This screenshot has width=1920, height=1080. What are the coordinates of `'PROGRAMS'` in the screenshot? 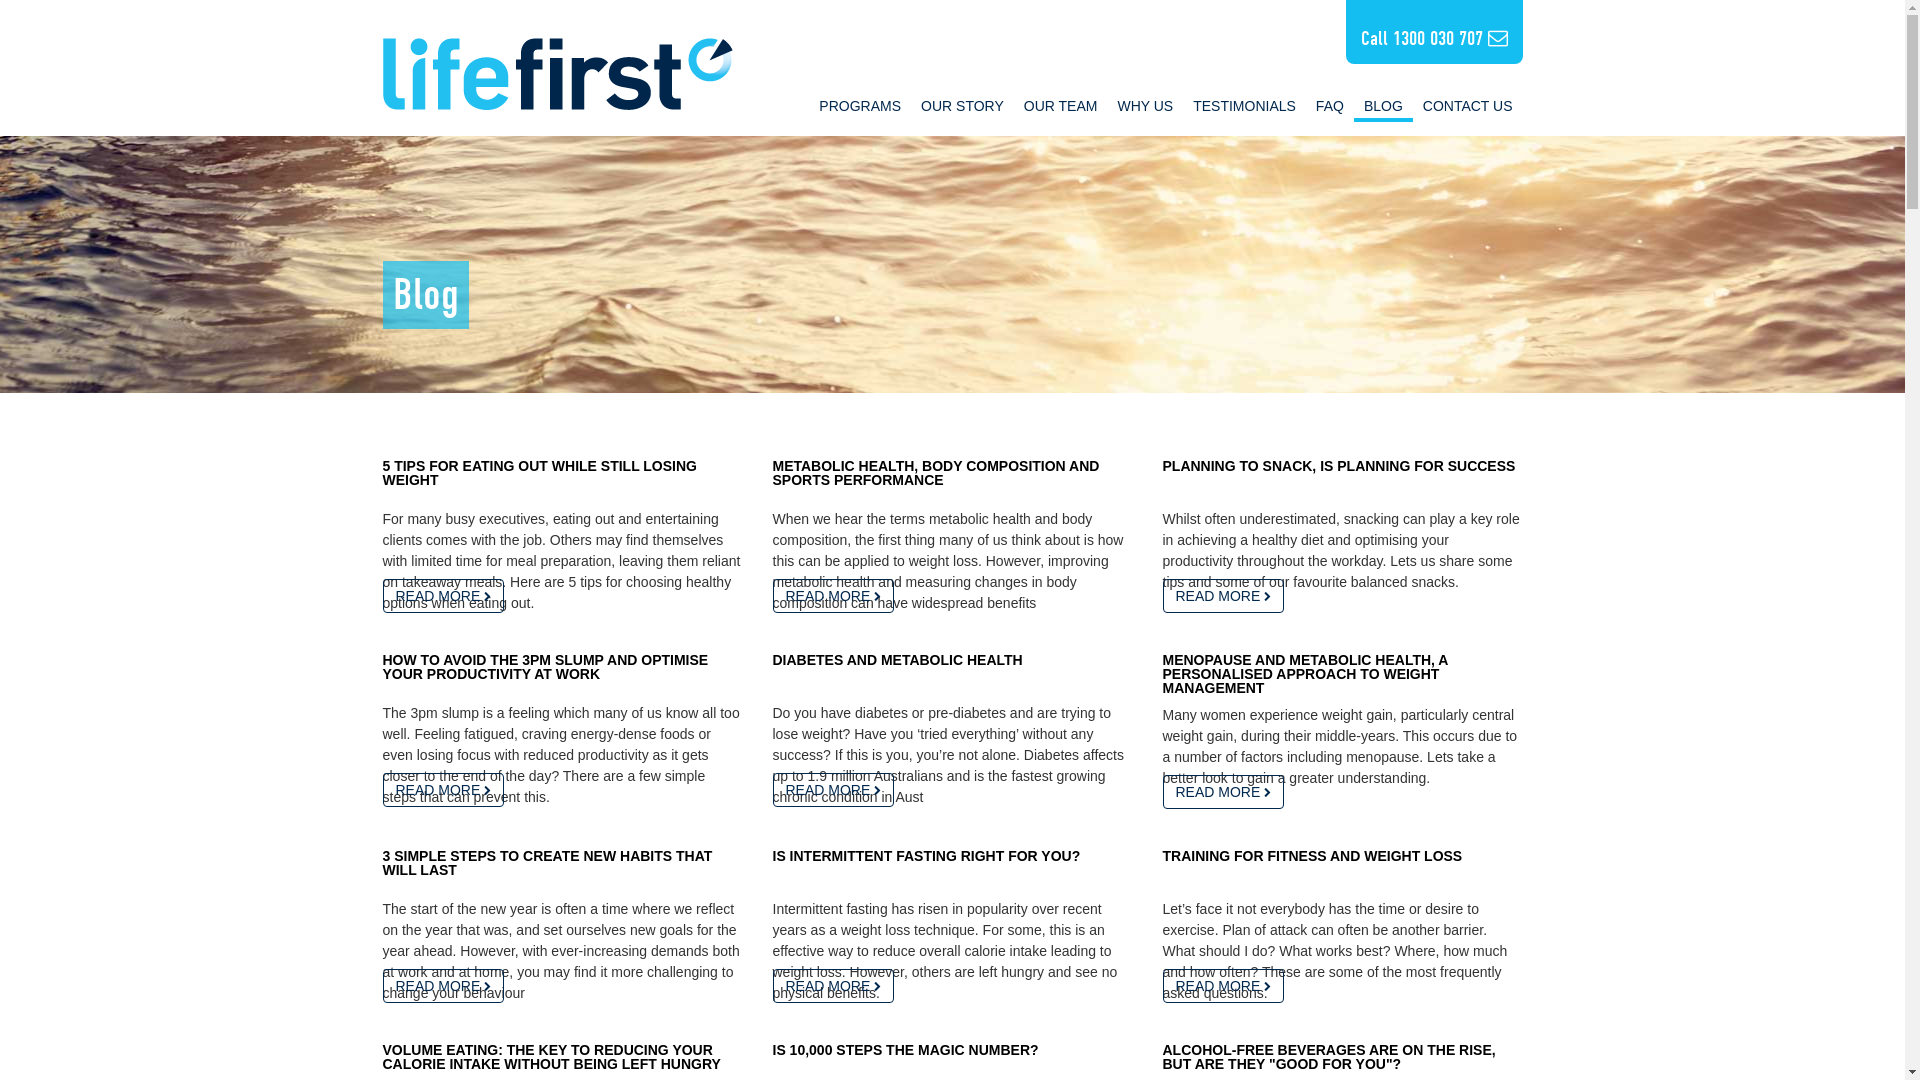 It's located at (859, 105).